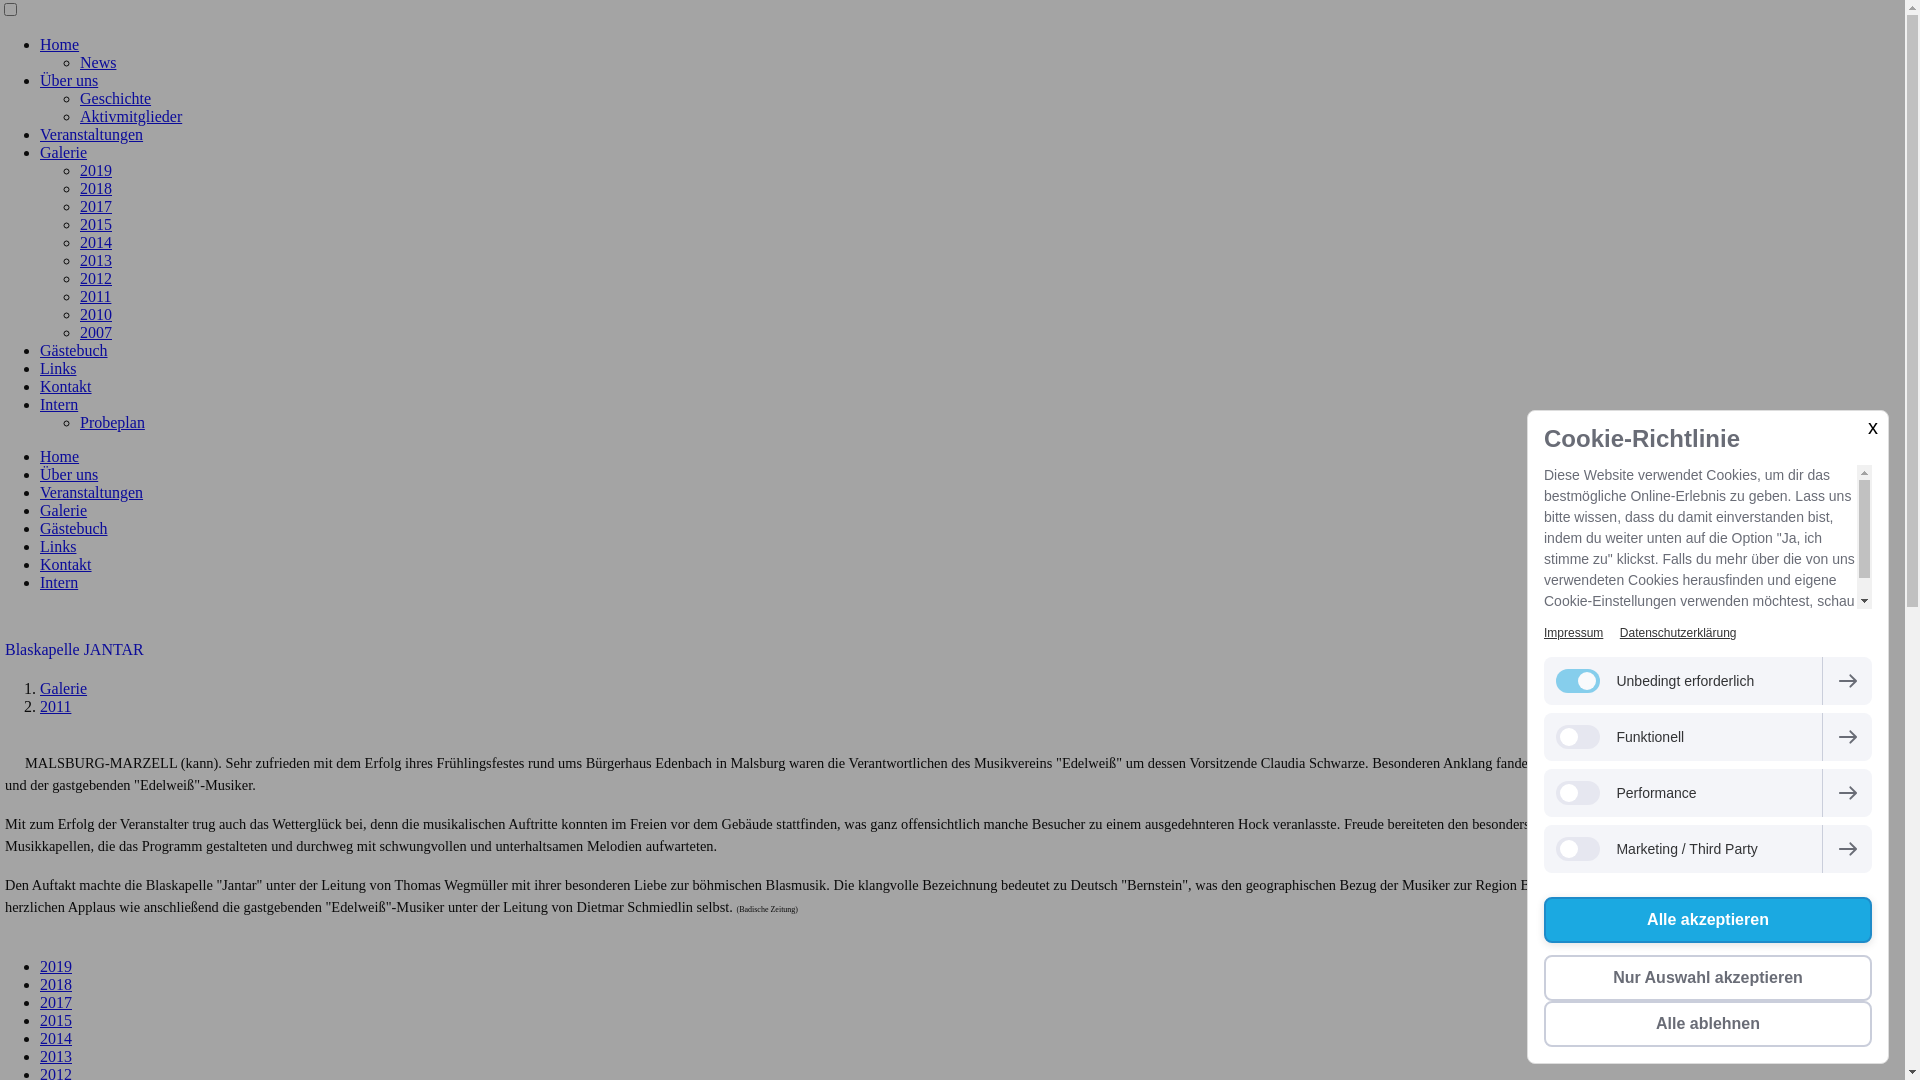  I want to click on '2019', so click(56, 965).